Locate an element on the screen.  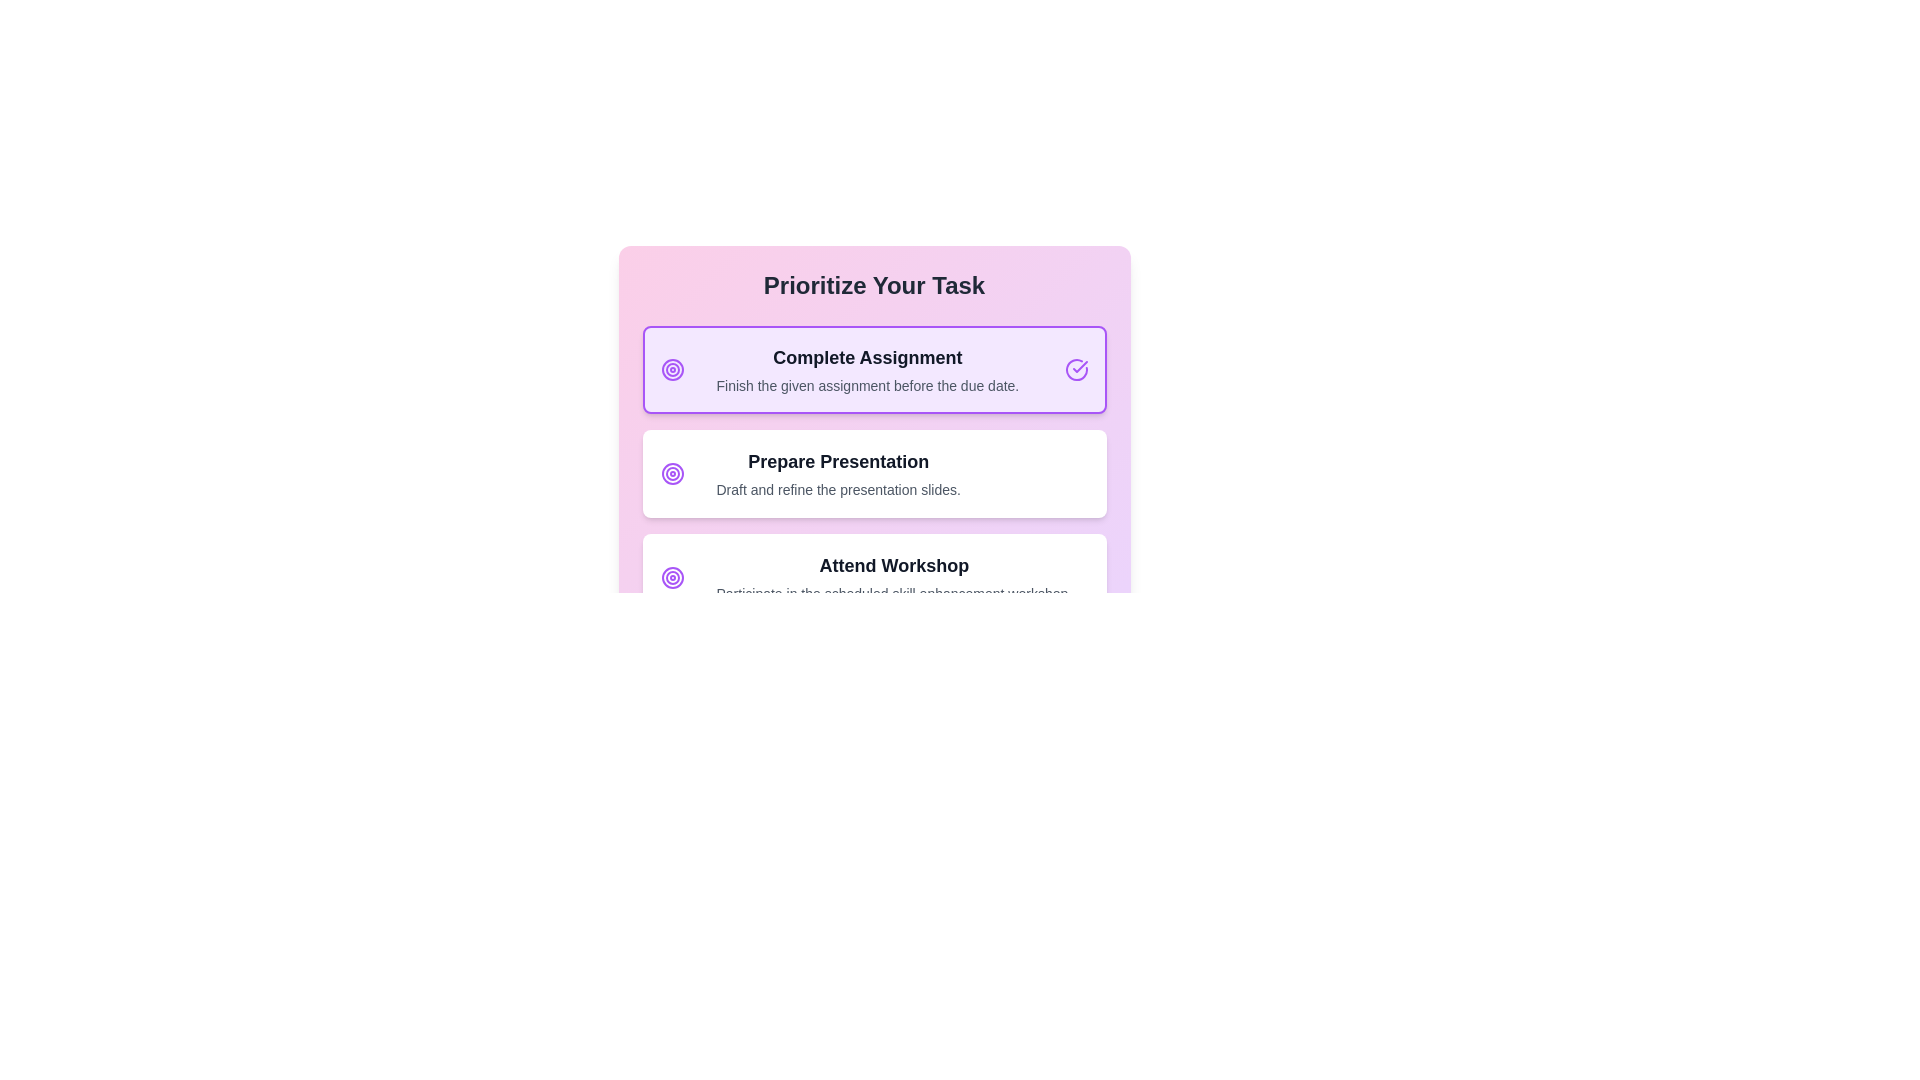
the Text Display element that contains the bold heading 'Prepare Presentation' and the subtext 'Draft and refine the presentation slides', which is the second card in the task list is located at coordinates (838, 474).